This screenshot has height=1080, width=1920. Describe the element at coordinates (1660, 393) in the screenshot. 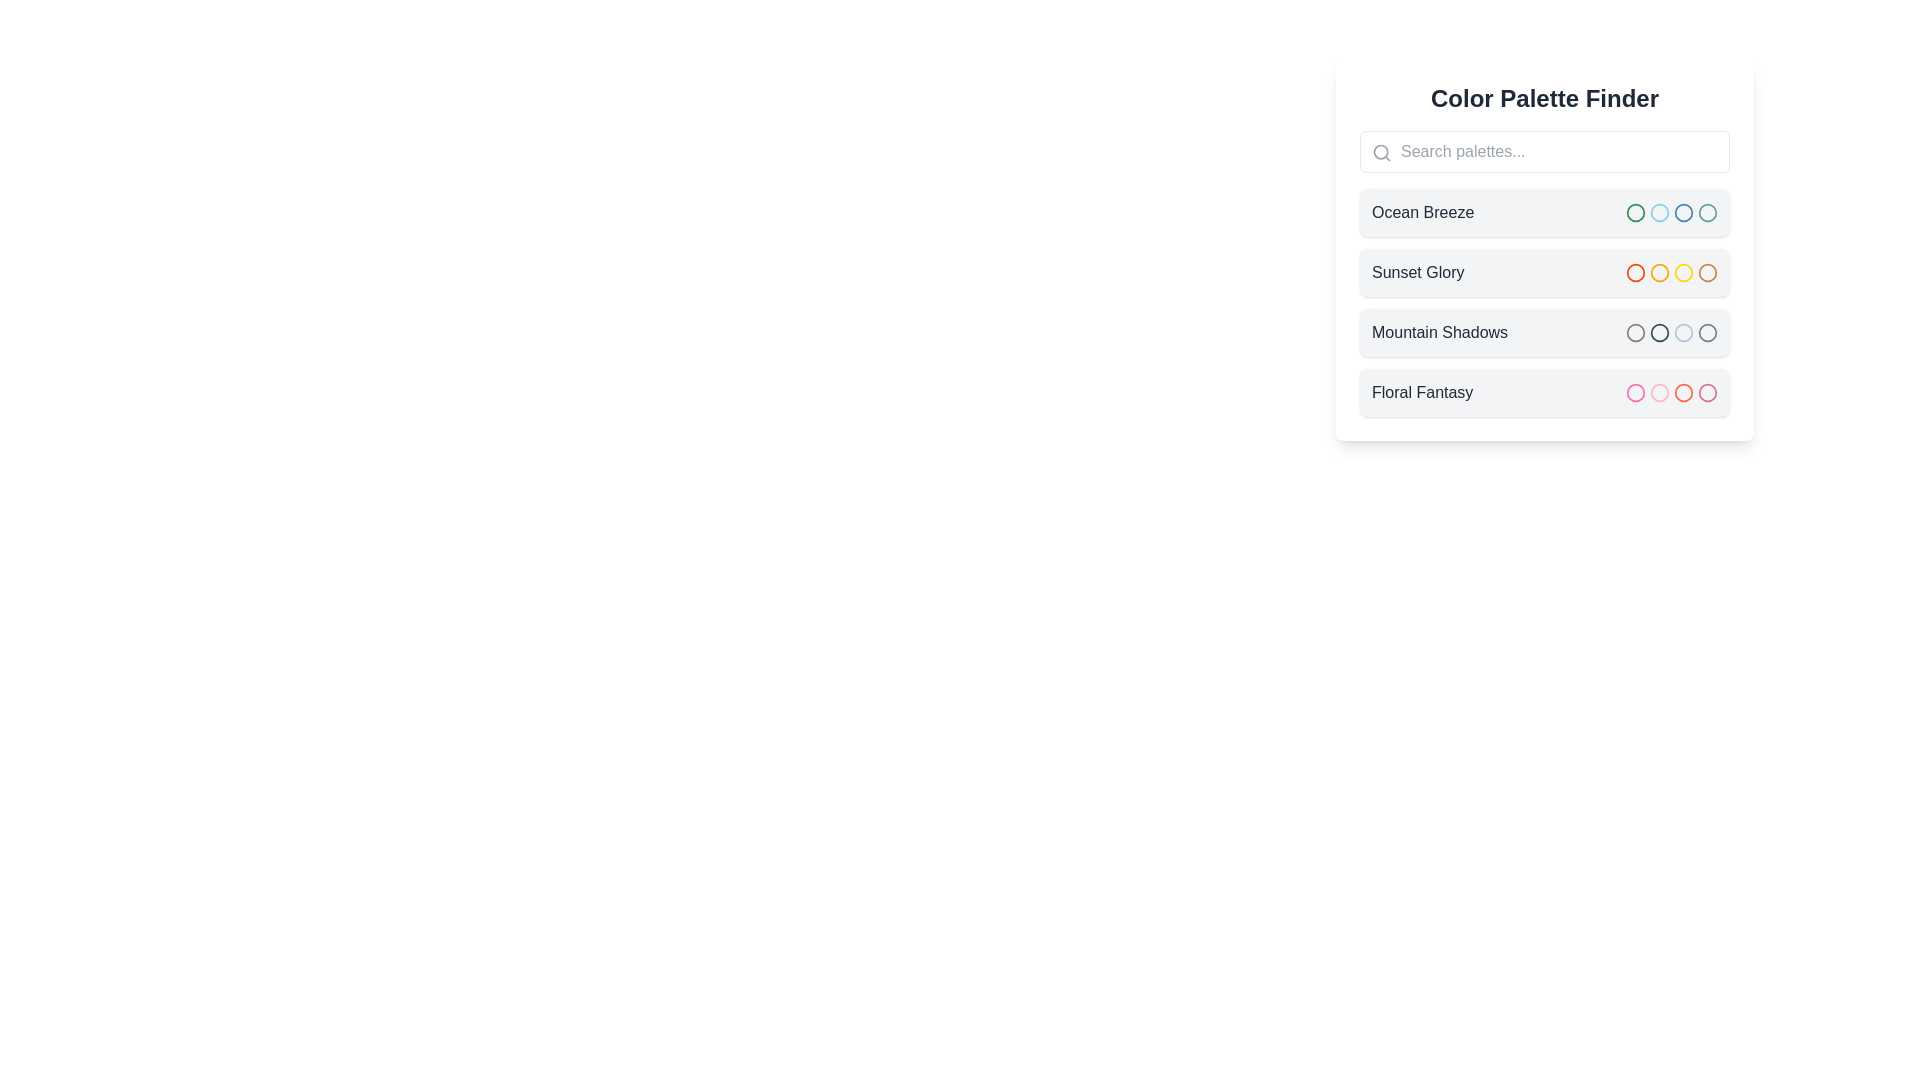

I see `the second selectable color circle from the left in the fourth row of the 'Floral Fantasy' palette` at that location.